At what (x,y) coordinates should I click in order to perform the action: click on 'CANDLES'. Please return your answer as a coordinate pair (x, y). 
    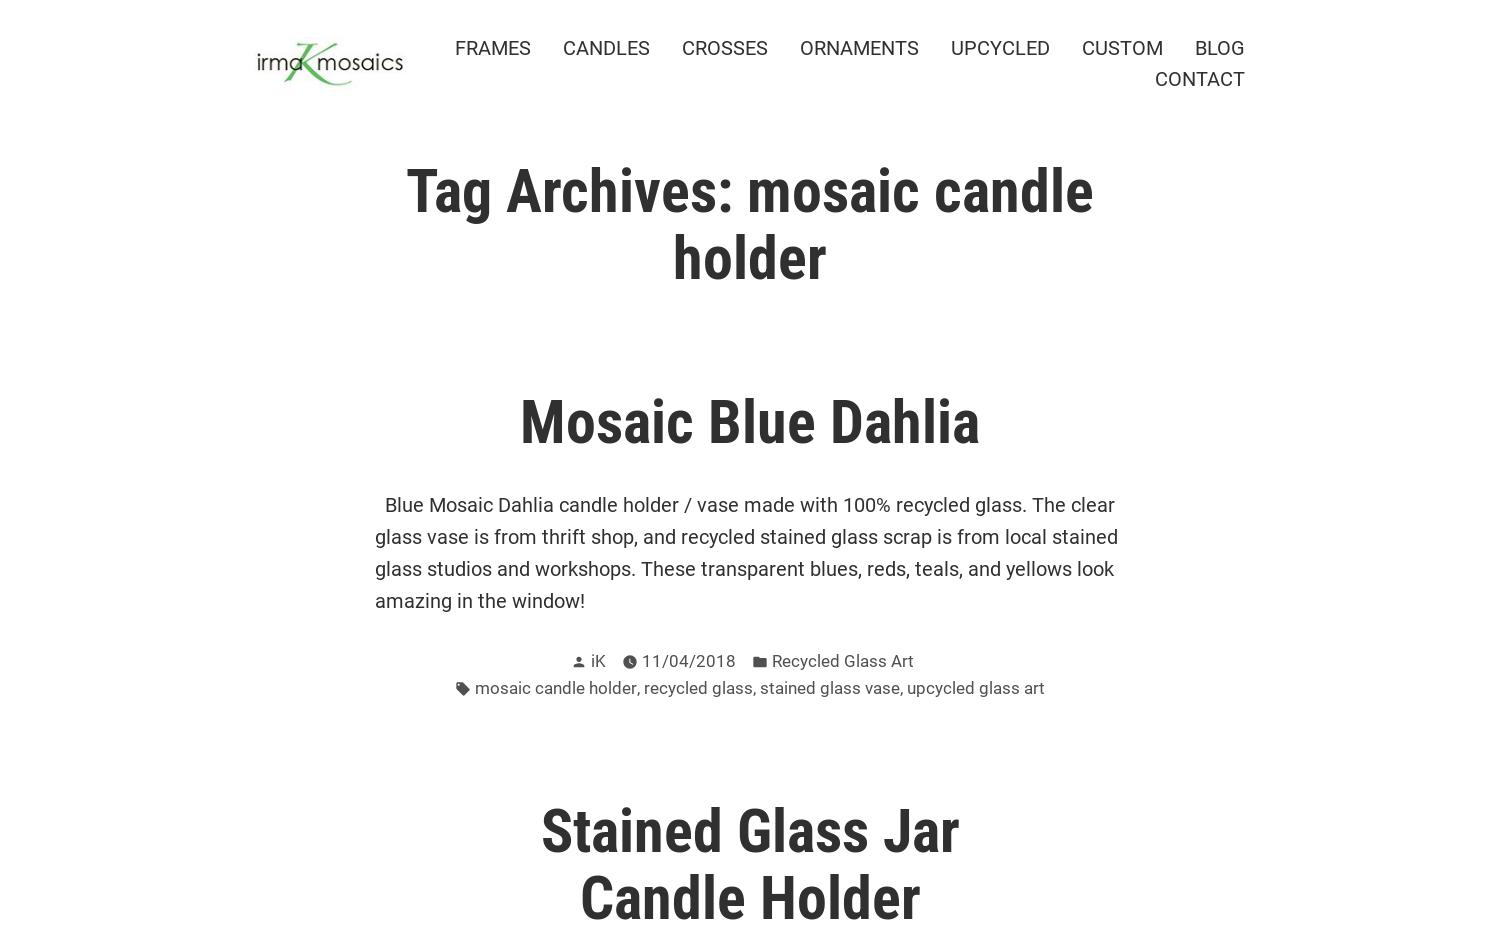
    Looking at the image, I should click on (605, 47).